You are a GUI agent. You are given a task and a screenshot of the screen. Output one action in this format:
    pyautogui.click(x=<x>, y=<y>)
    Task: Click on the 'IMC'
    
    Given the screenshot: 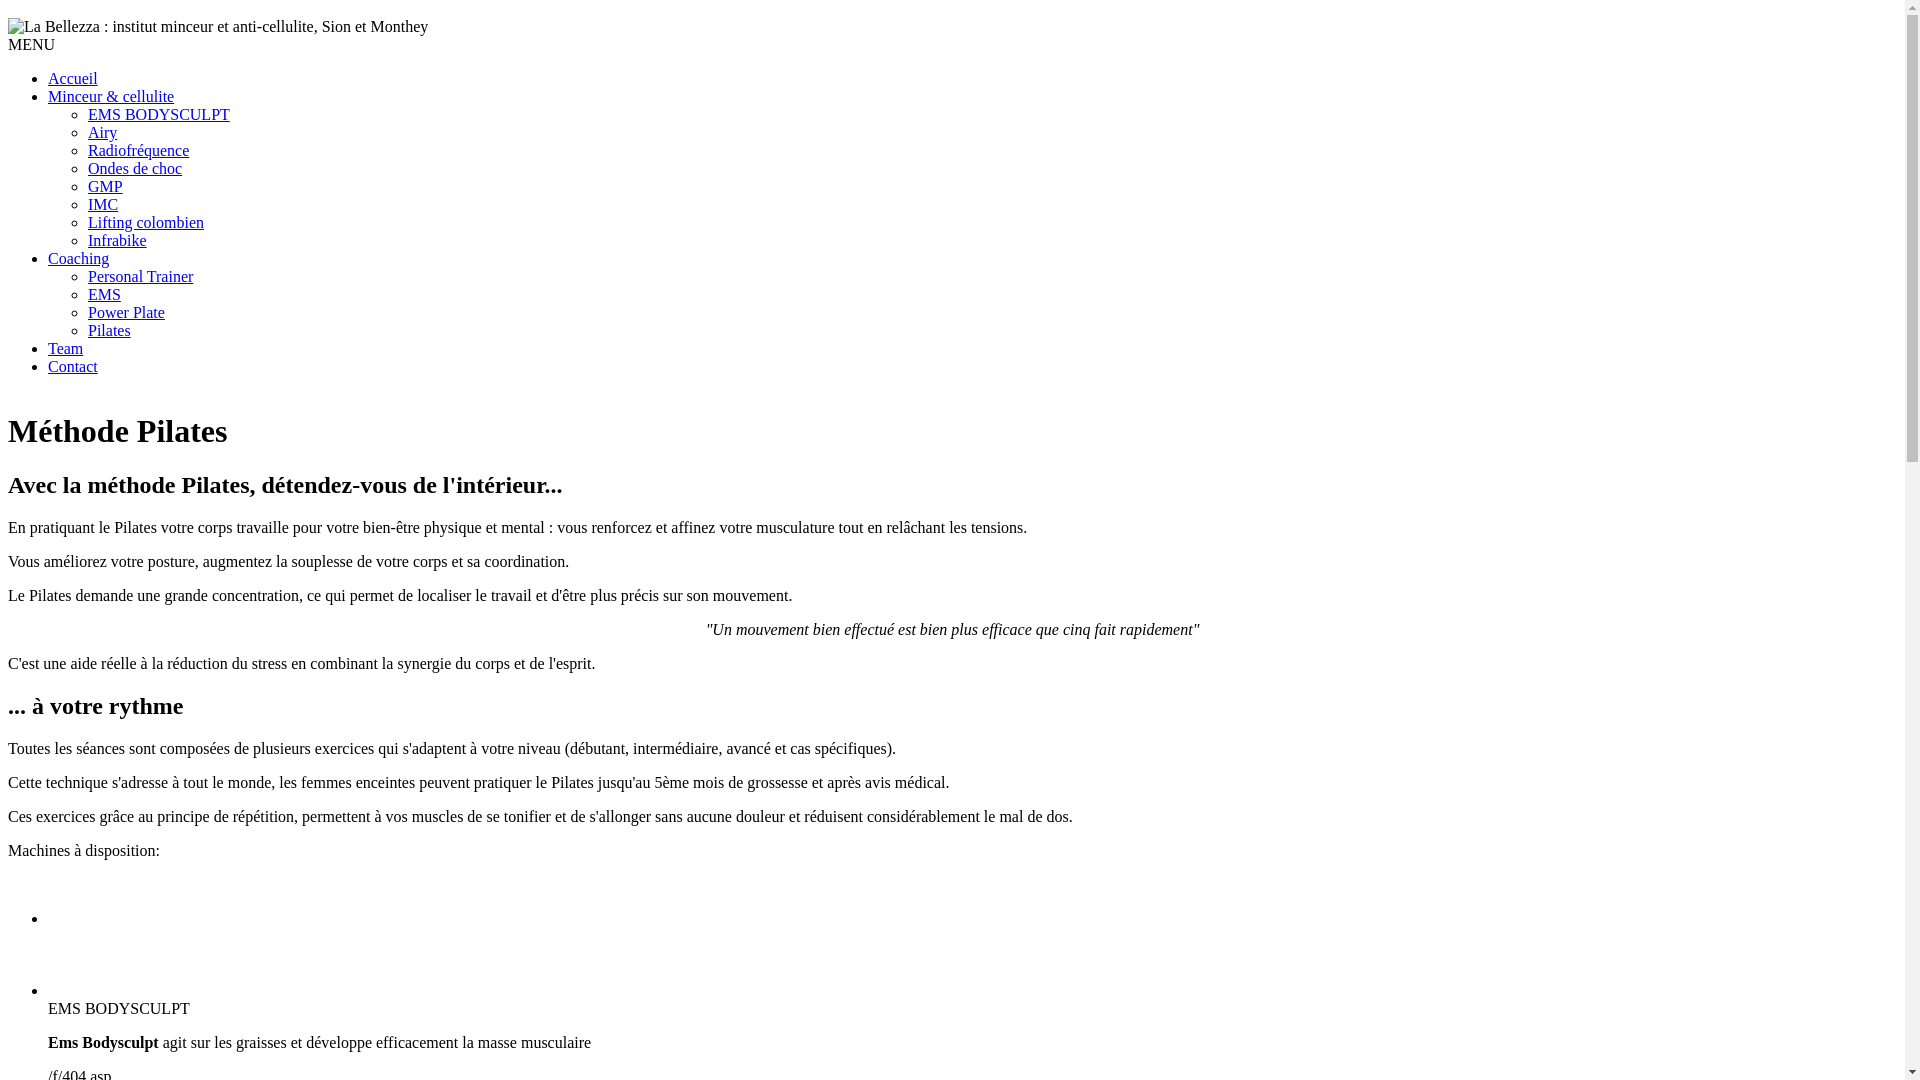 What is the action you would take?
    pyautogui.click(x=101, y=204)
    